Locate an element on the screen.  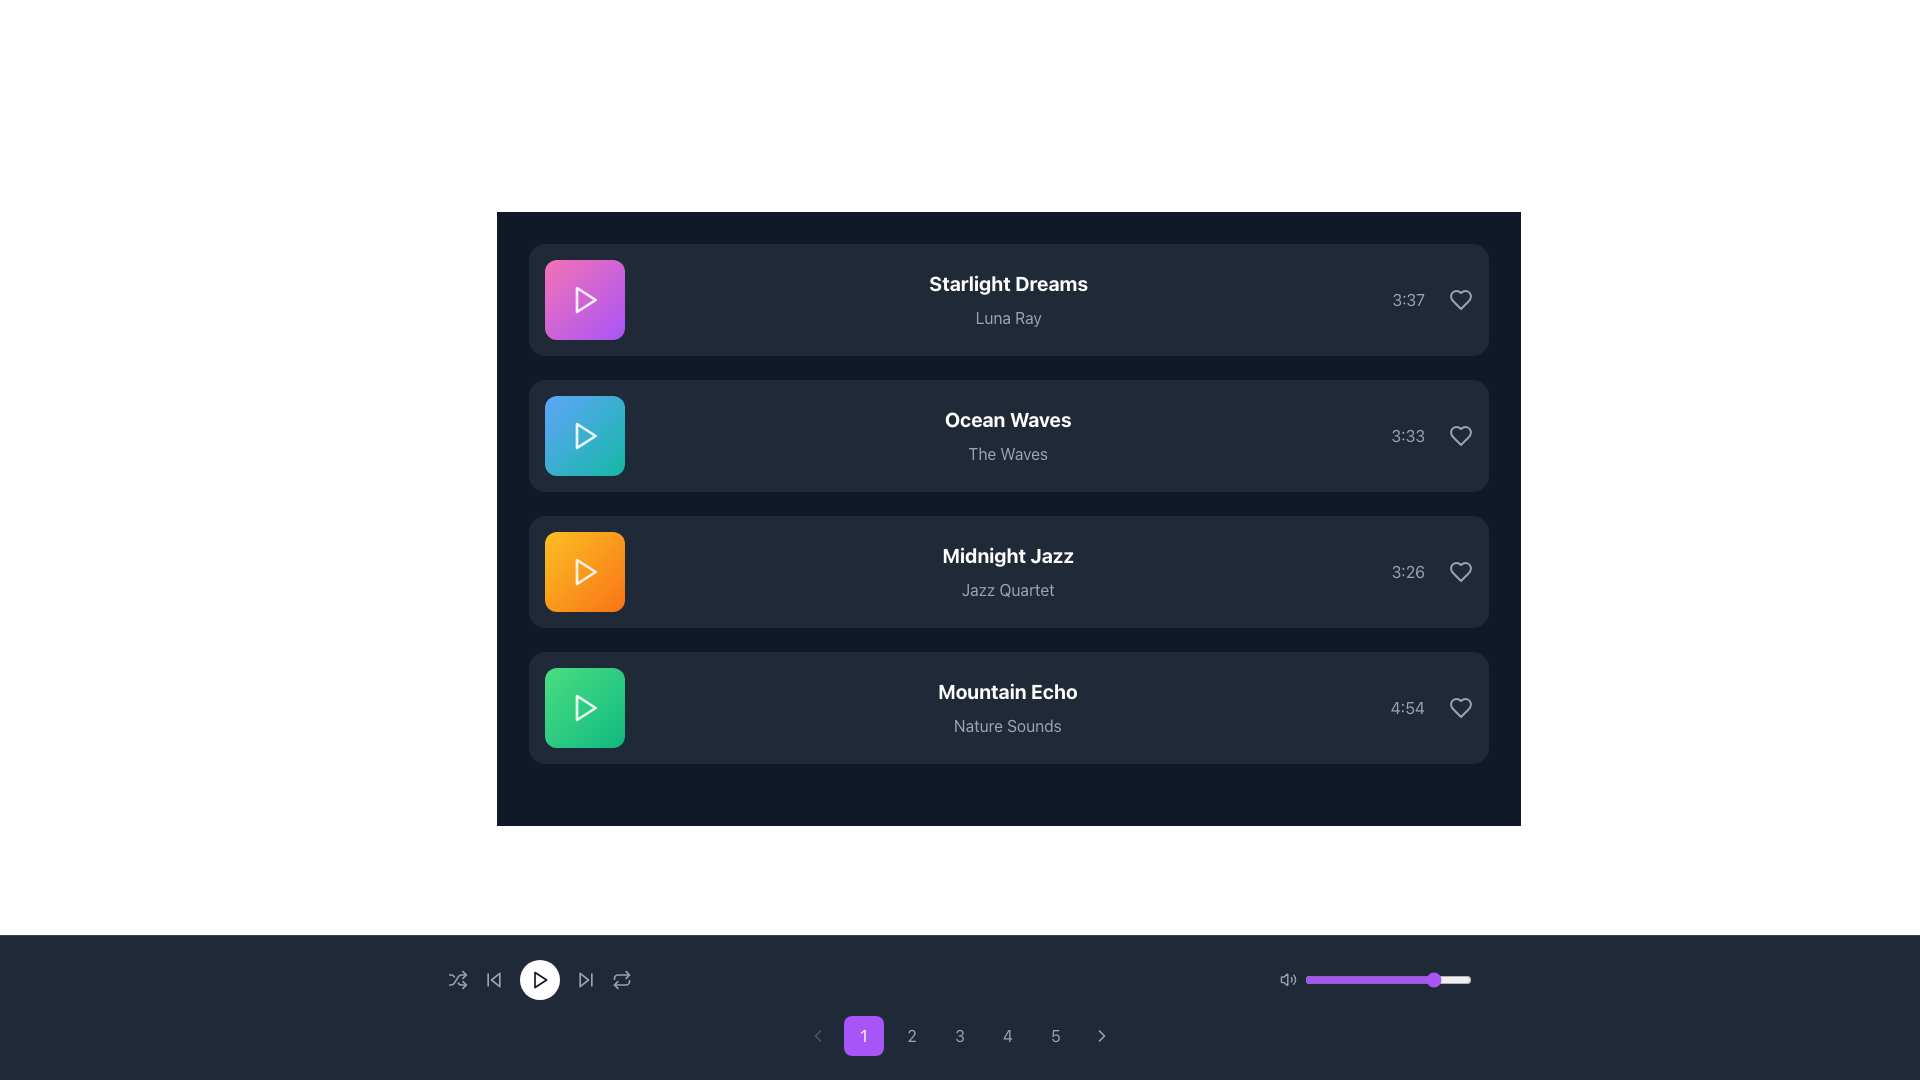
the text label displaying 'Midnight Jazz' which is prominently styled in bold, large white font within a dark-themed interface is located at coordinates (1008, 555).